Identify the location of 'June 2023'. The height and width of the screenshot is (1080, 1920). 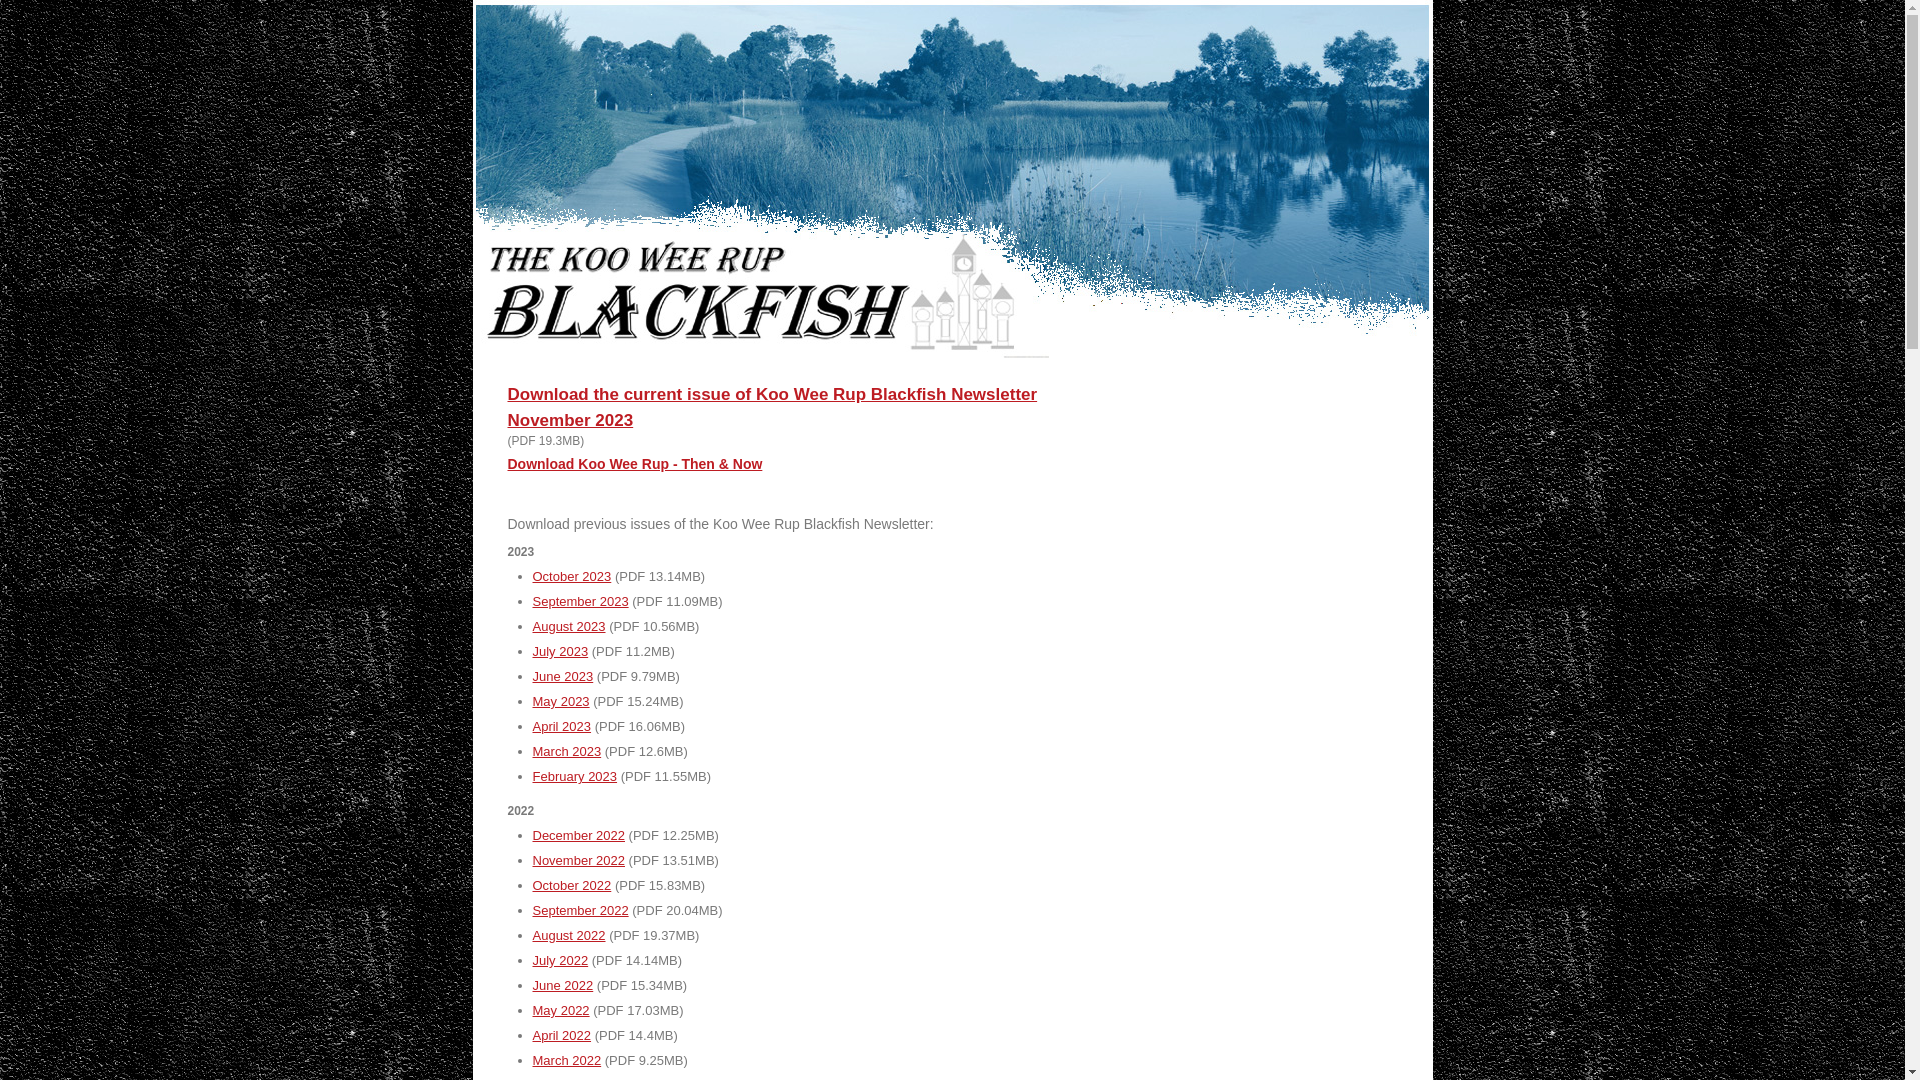
(561, 675).